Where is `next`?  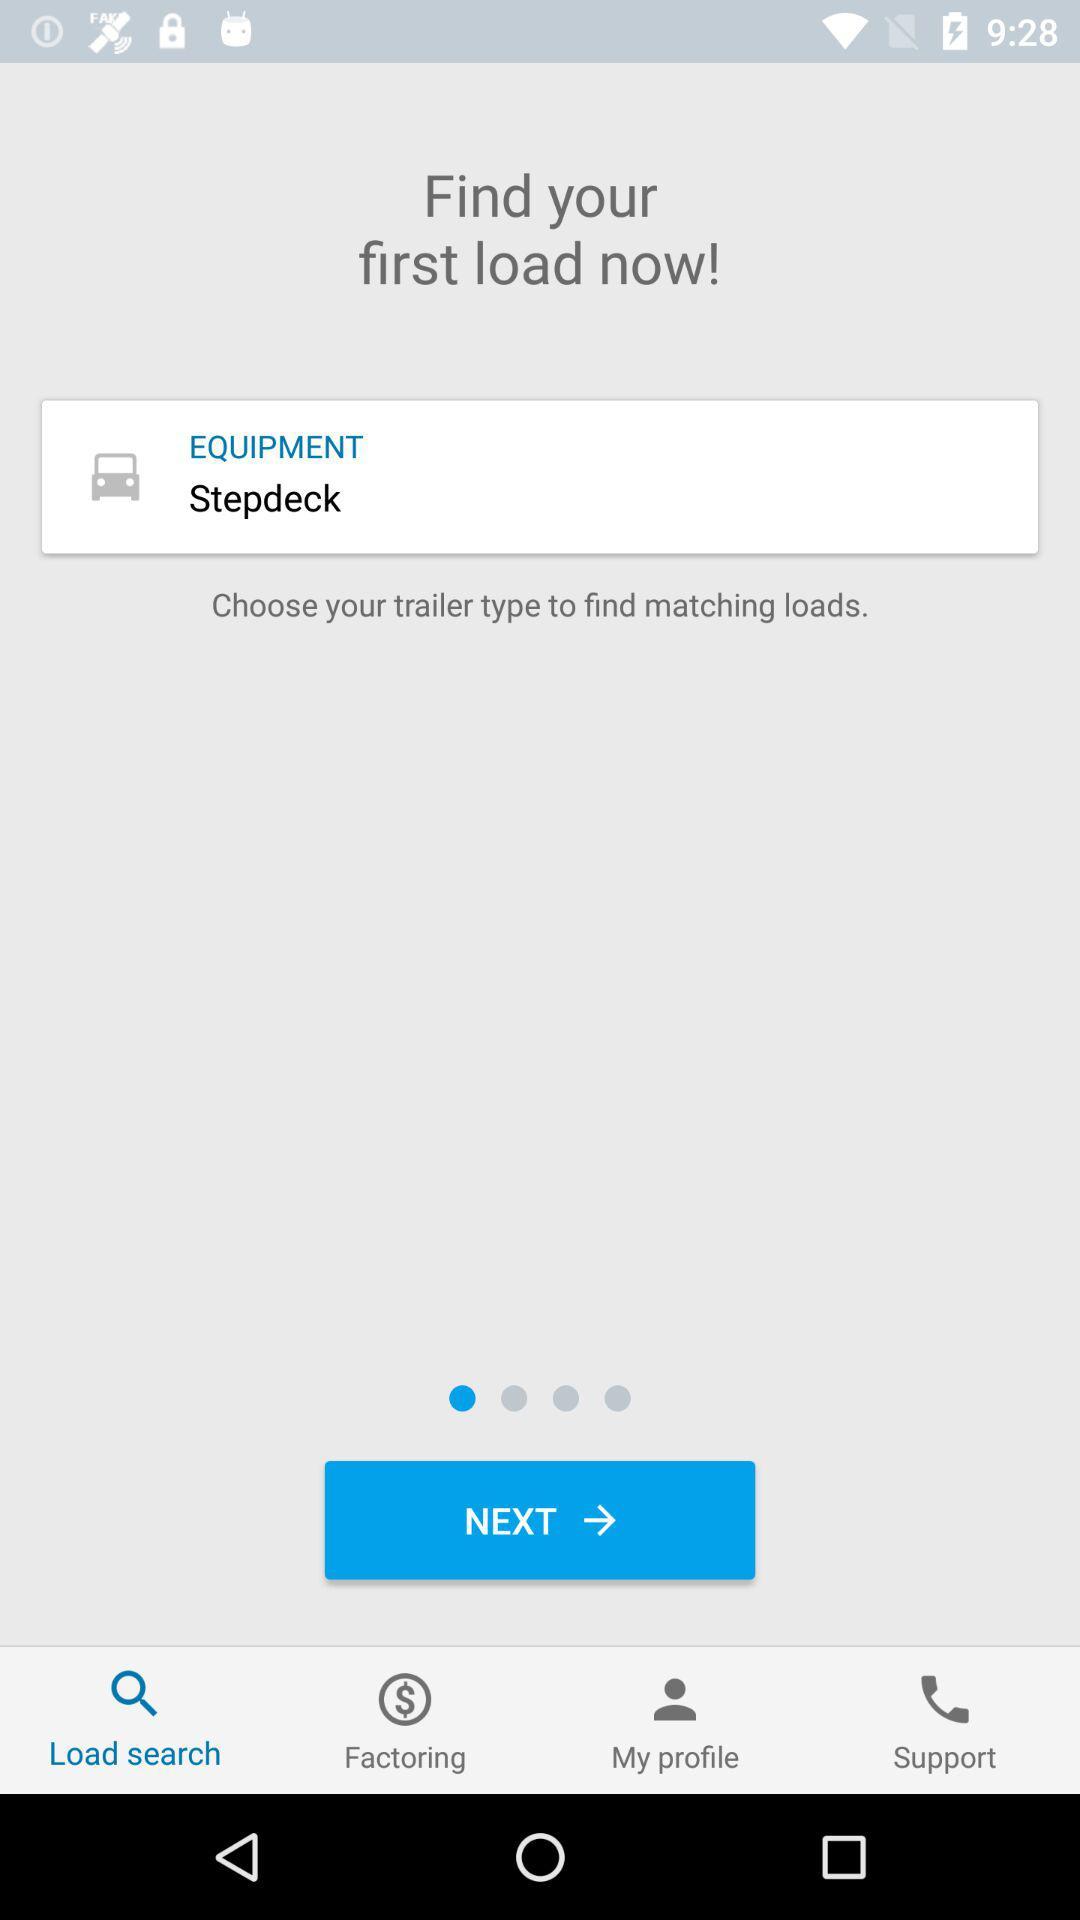
next is located at coordinates (540, 1520).